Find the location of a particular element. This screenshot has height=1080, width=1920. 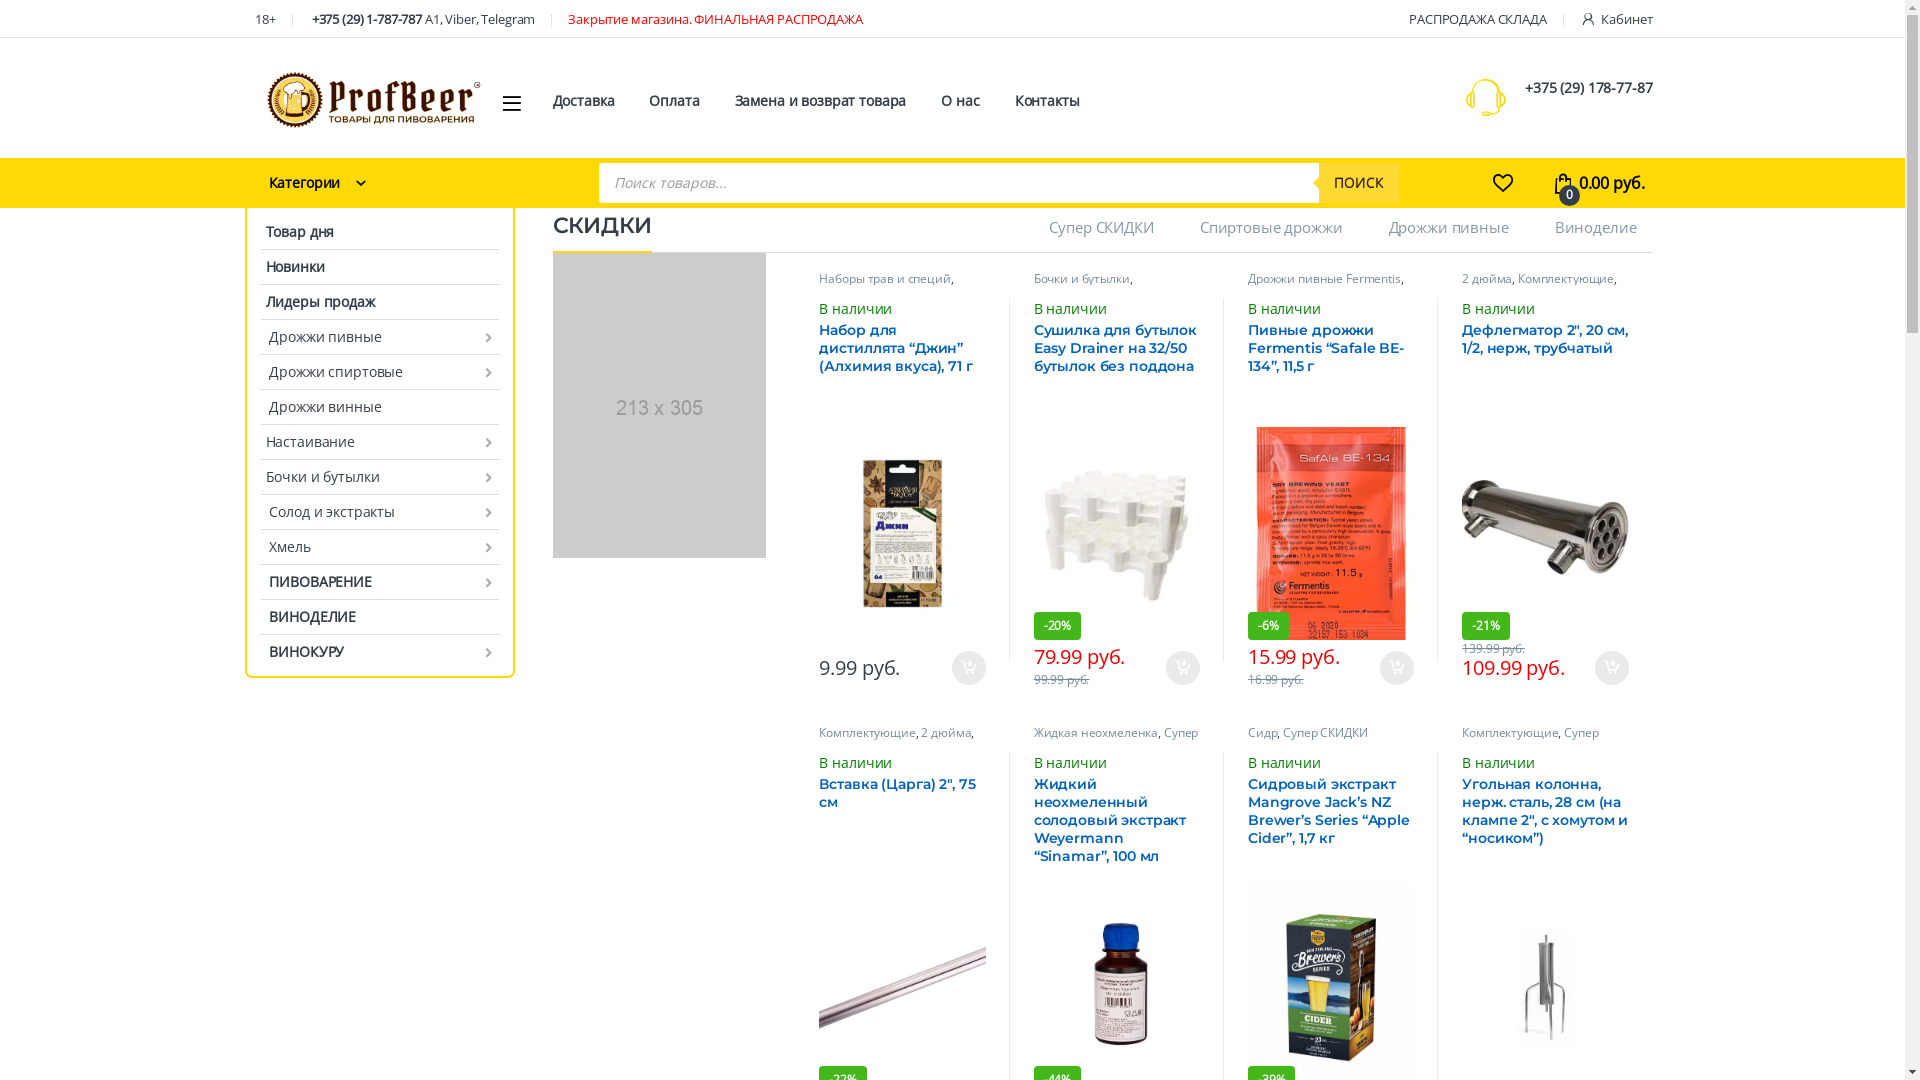

' 18+' is located at coordinates (262, 18).